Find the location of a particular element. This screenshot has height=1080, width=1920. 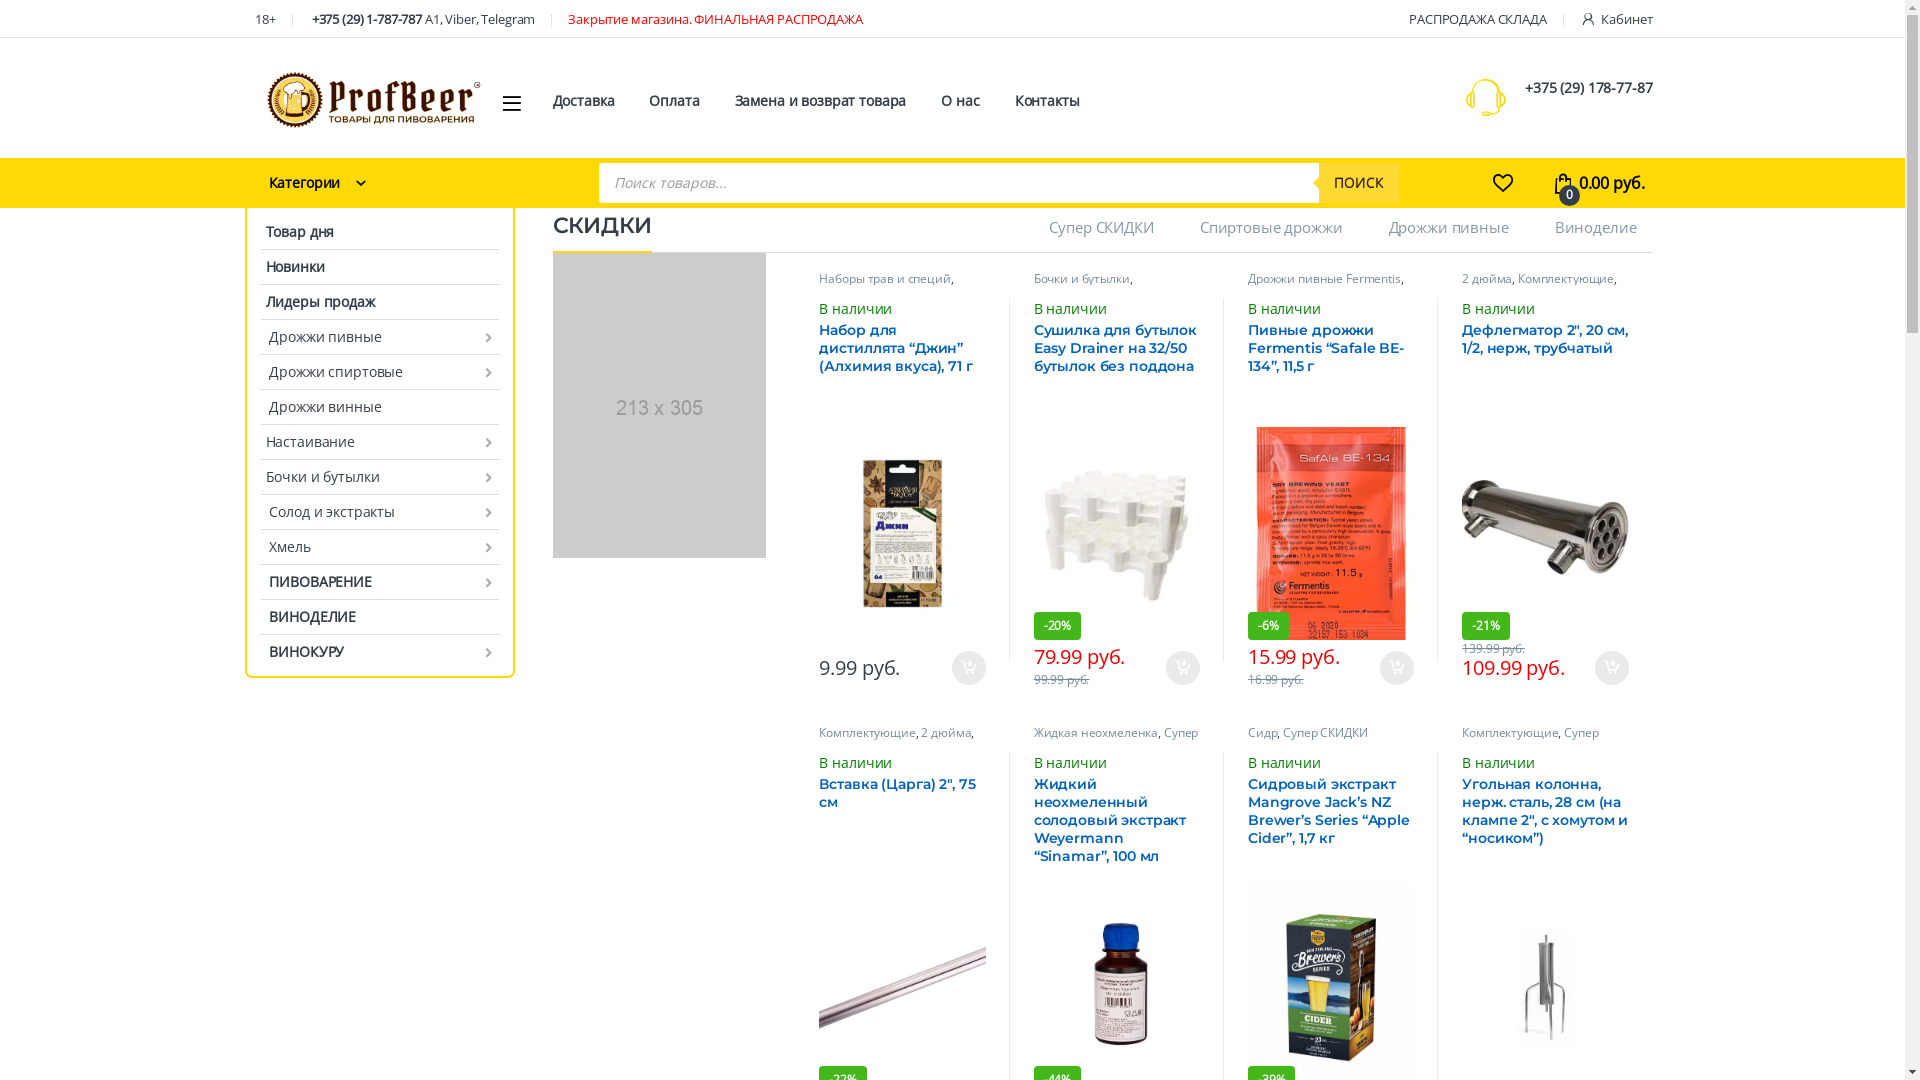

' 18+' is located at coordinates (262, 18).